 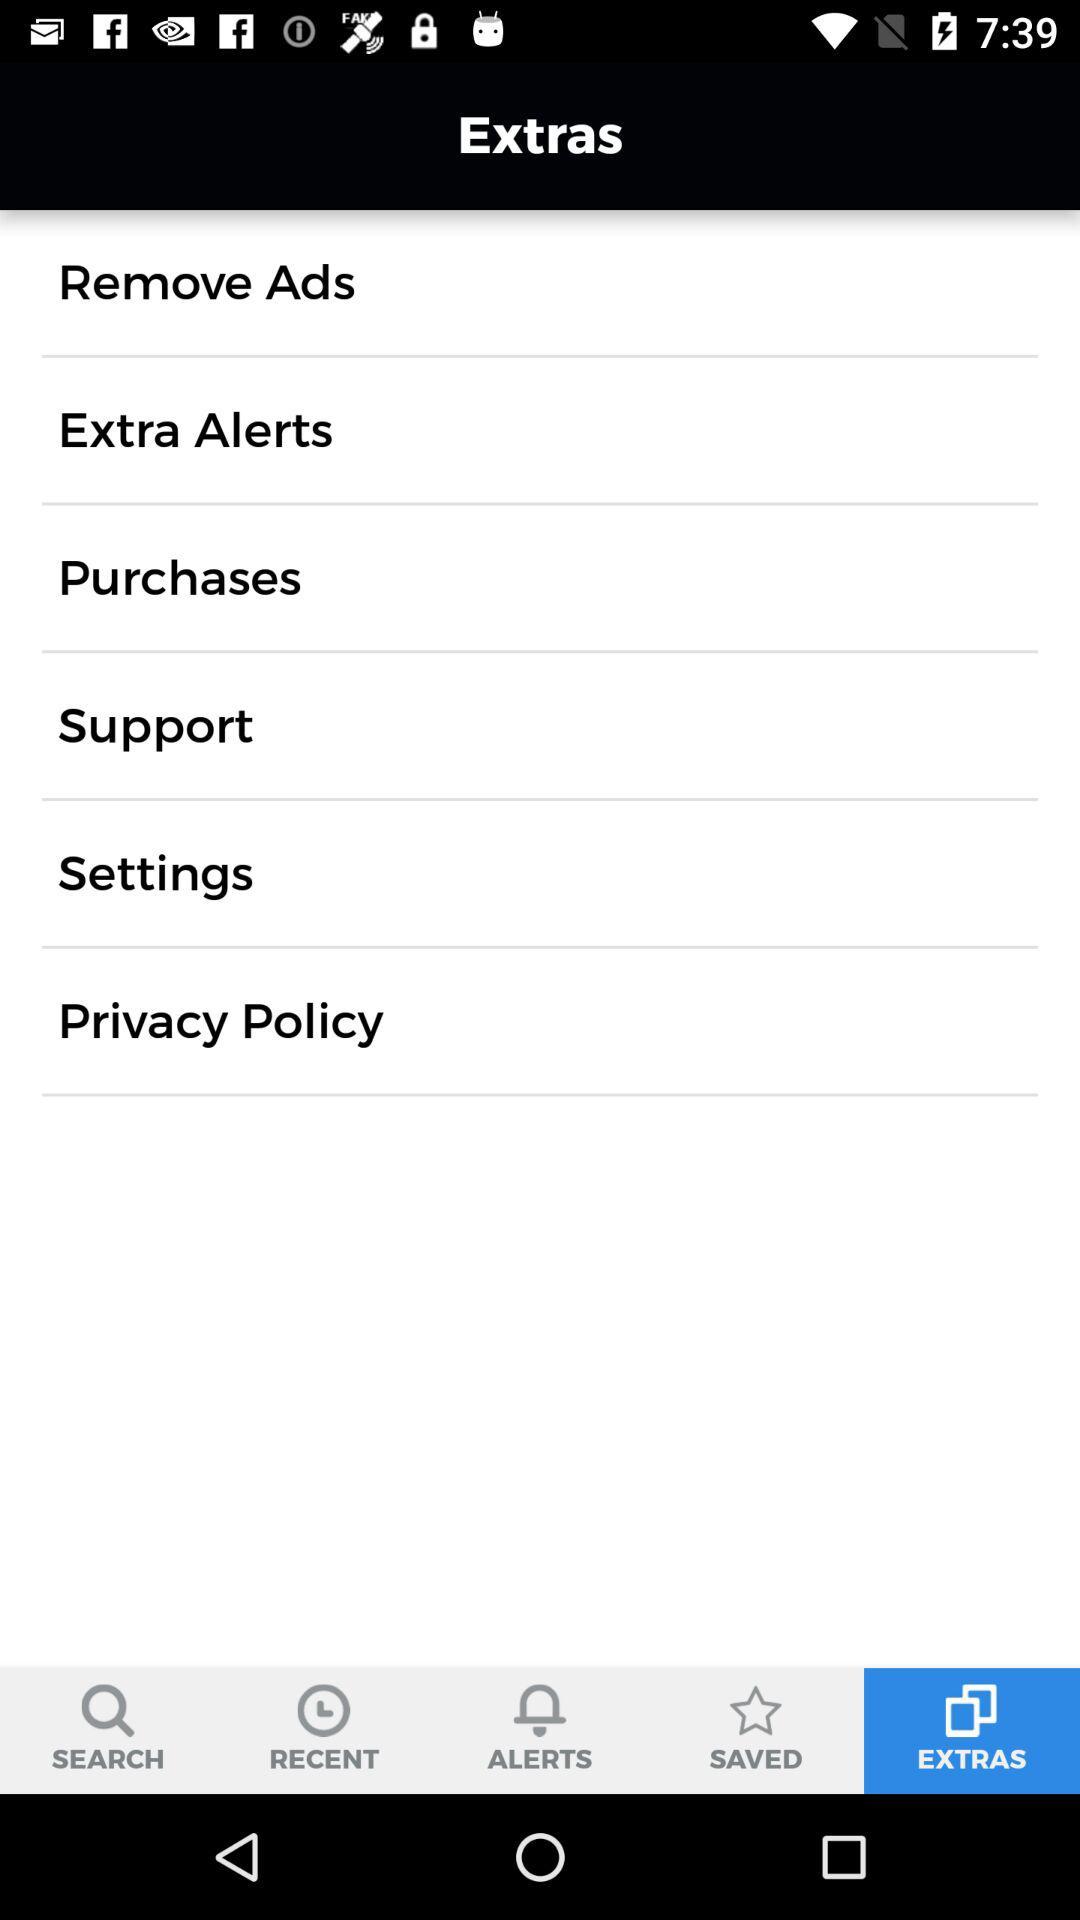 What do you see at coordinates (206, 281) in the screenshot?
I see `the remove ads item` at bounding box center [206, 281].